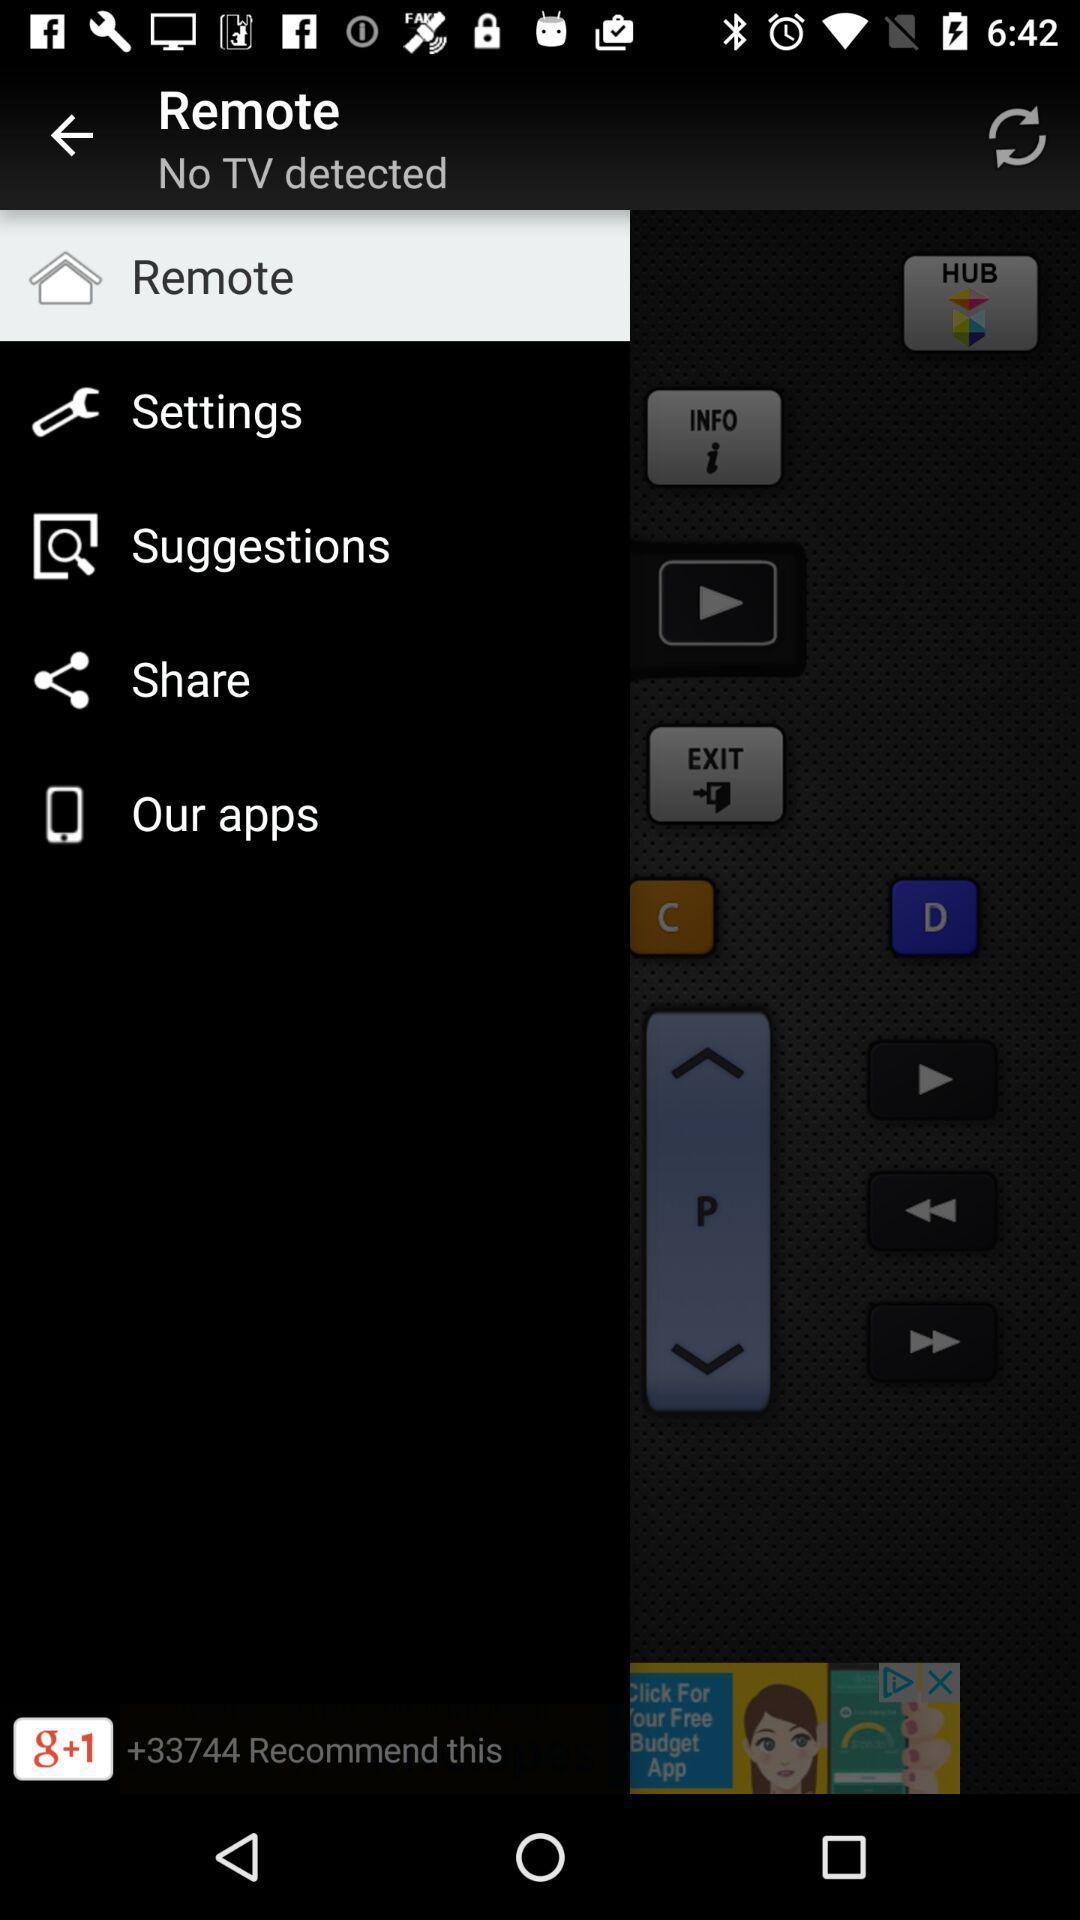 The image size is (1080, 1920). Describe the element at coordinates (707, 1062) in the screenshot. I see `the expand_less icon` at that location.